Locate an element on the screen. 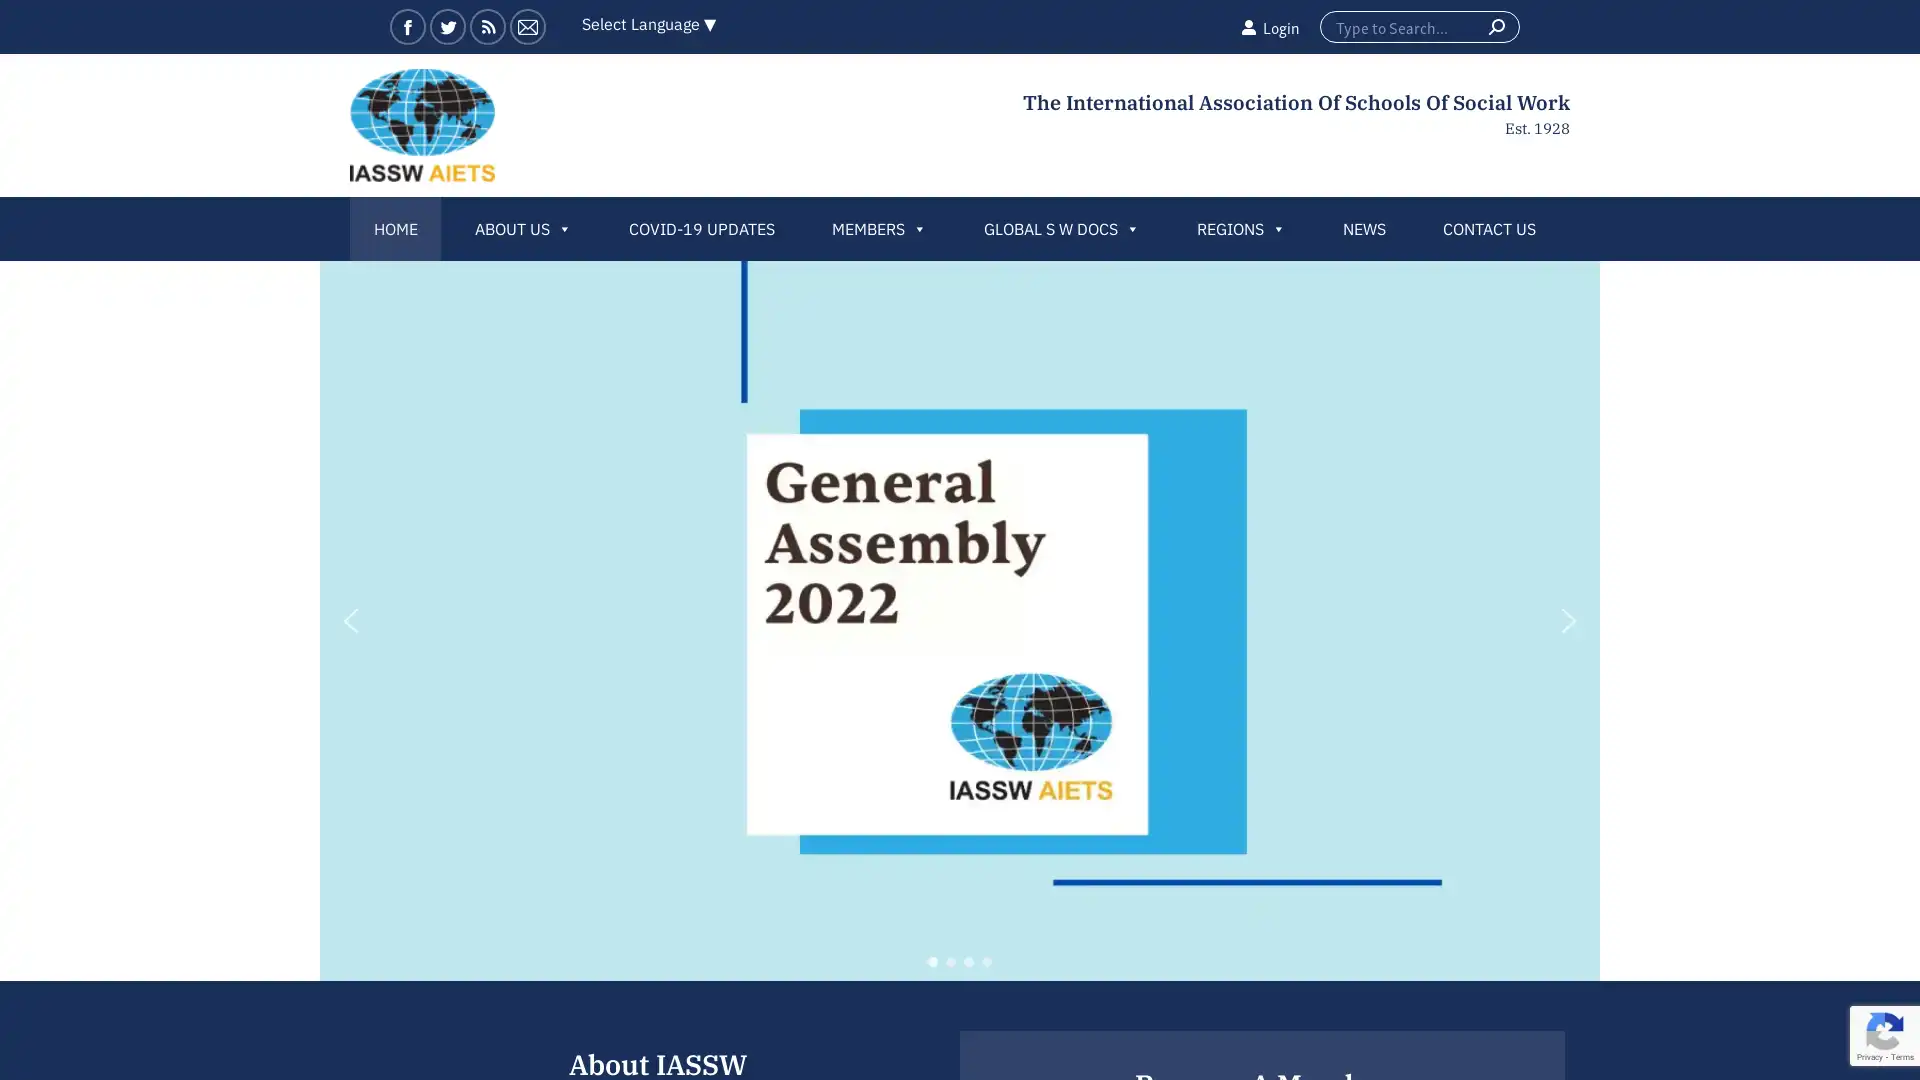 The width and height of the screenshot is (1920, 1080). previous arrow is located at coordinates (350, 620).